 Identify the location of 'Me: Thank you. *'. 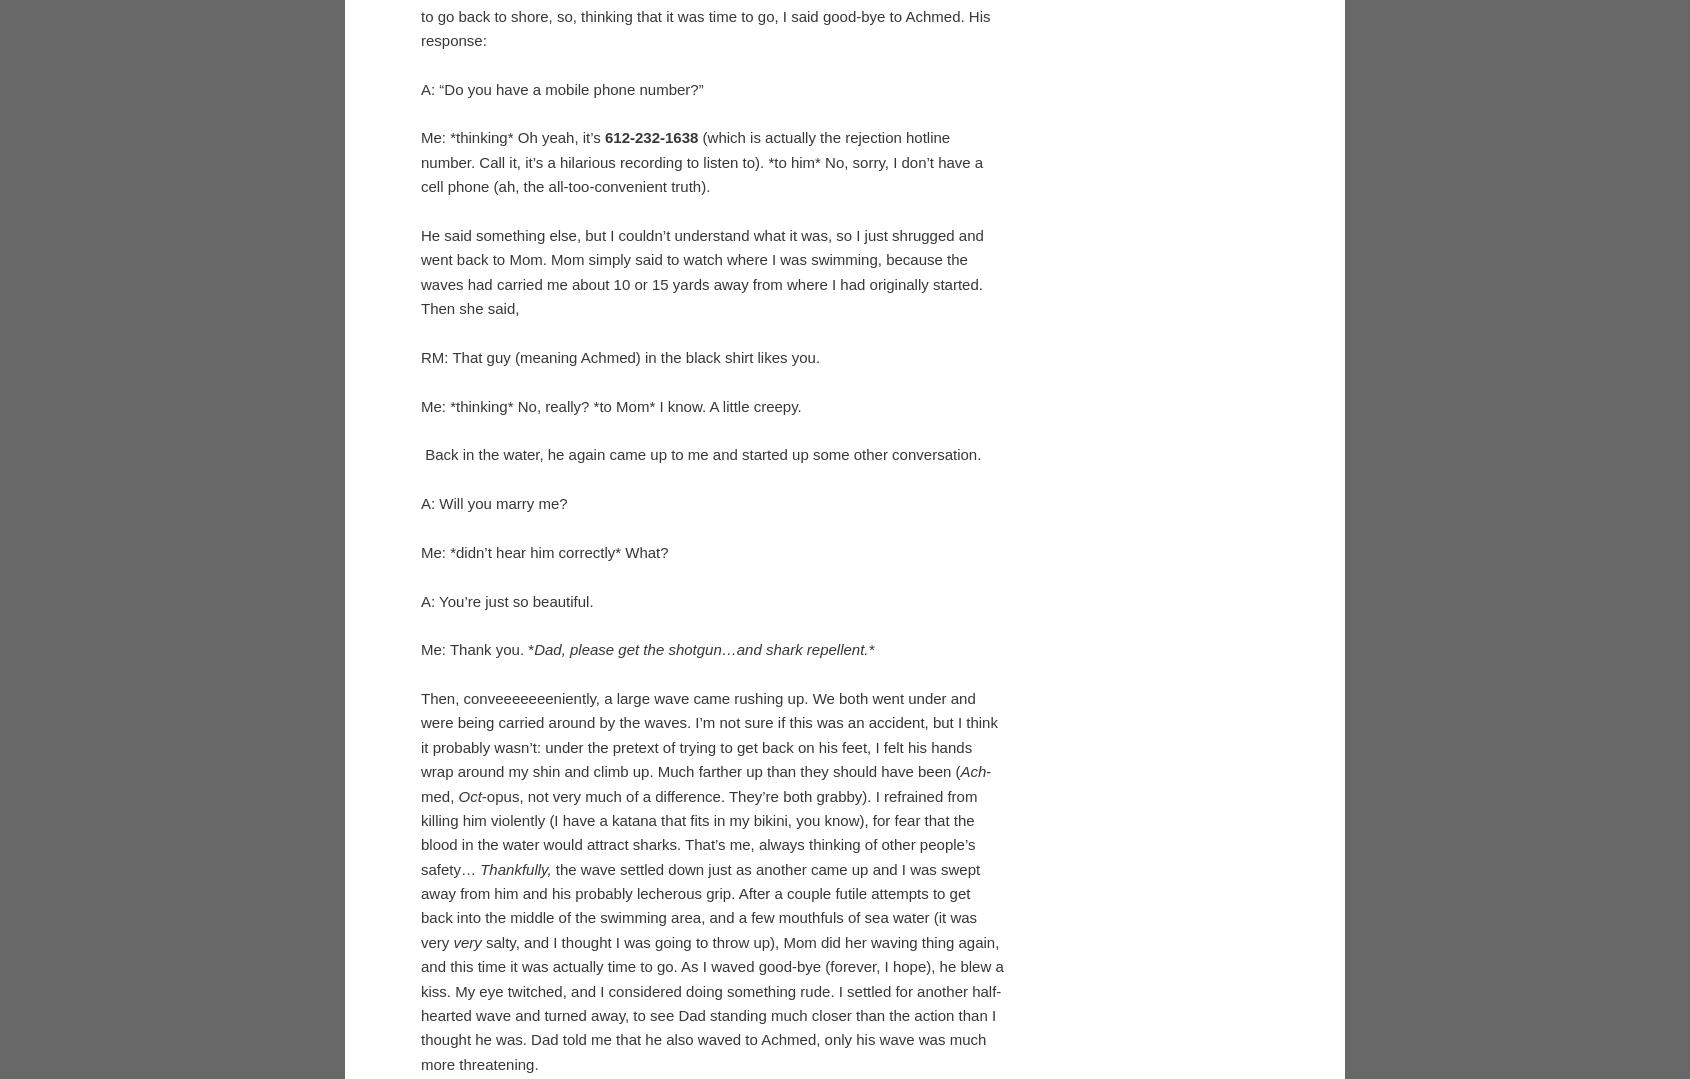
(419, 975).